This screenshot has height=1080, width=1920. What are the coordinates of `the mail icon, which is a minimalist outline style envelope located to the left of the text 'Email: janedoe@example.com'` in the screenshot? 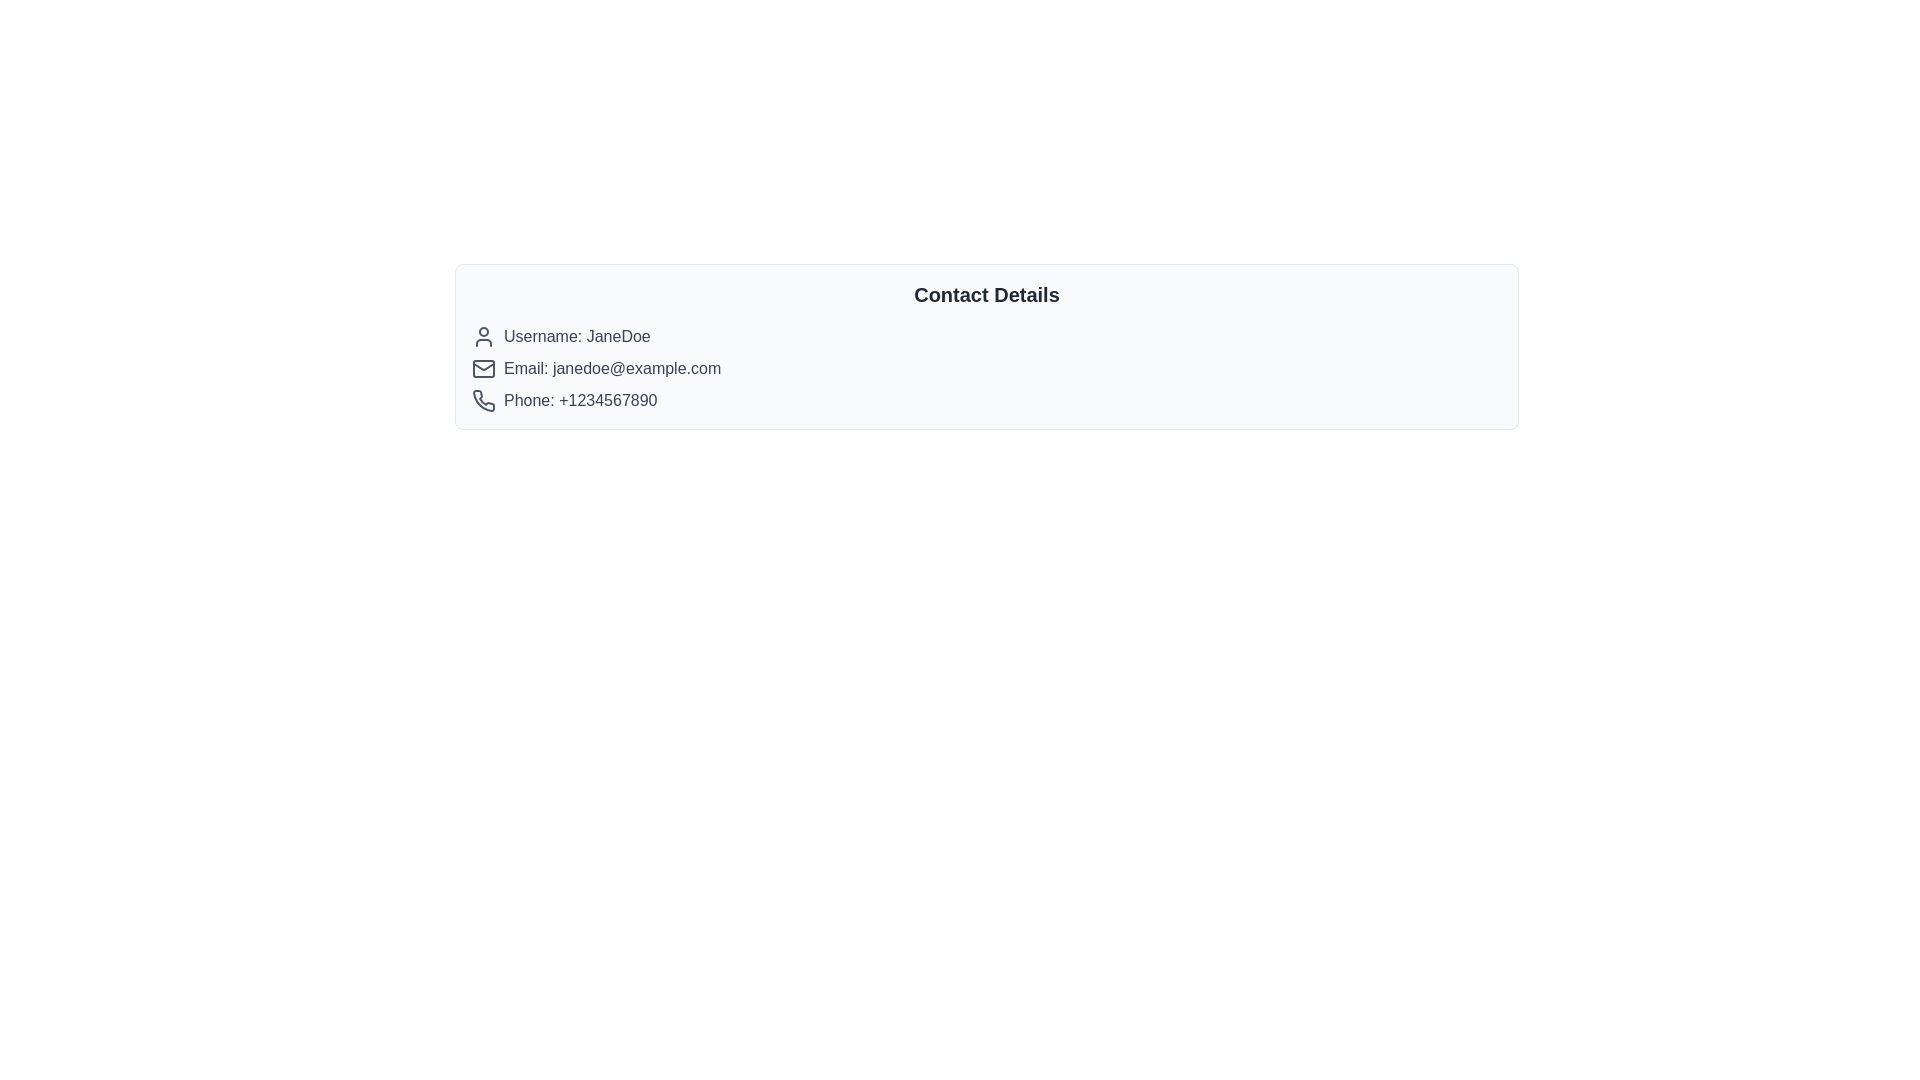 It's located at (484, 369).